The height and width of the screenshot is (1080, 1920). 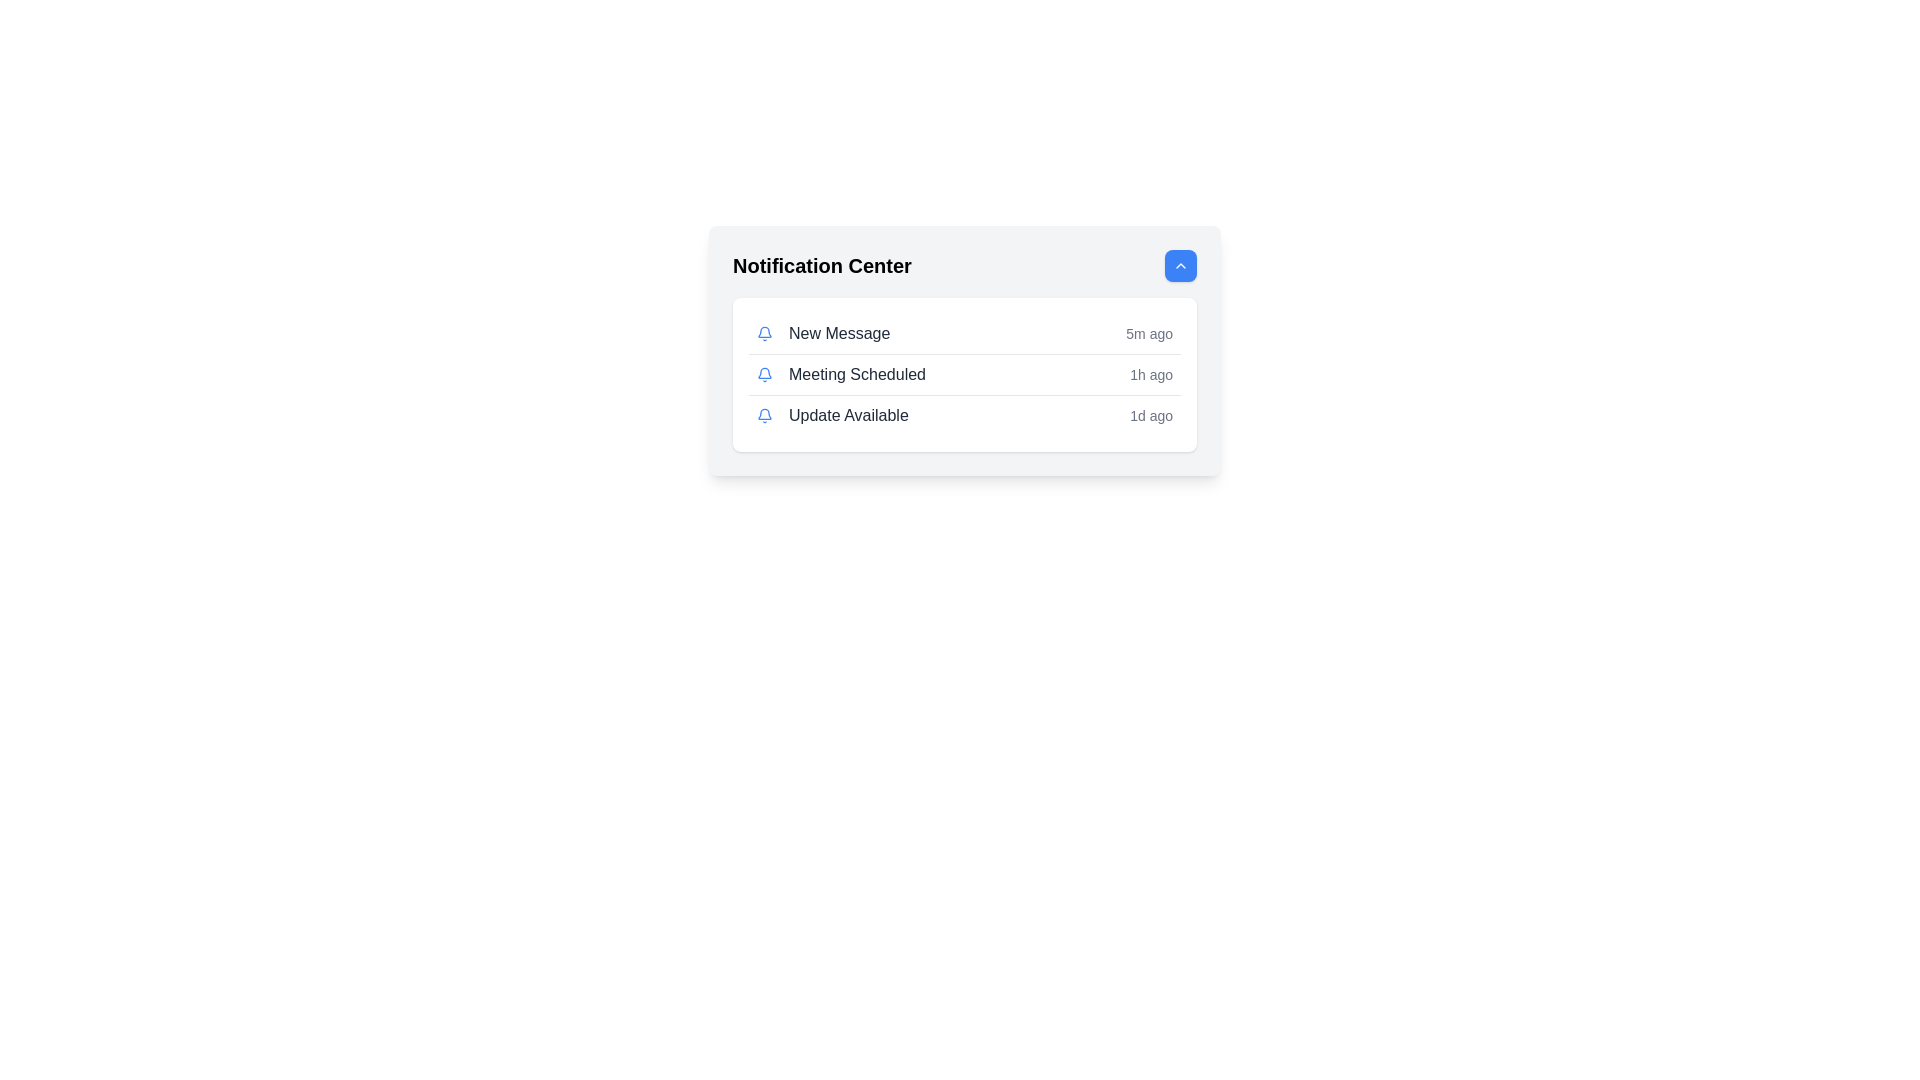 What do you see at coordinates (1151, 415) in the screenshot?
I see `the static text label displaying '1d ago', which is part of the 'Update Available' notification entry and located on the far right side next to the main text content` at bounding box center [1151, 415].